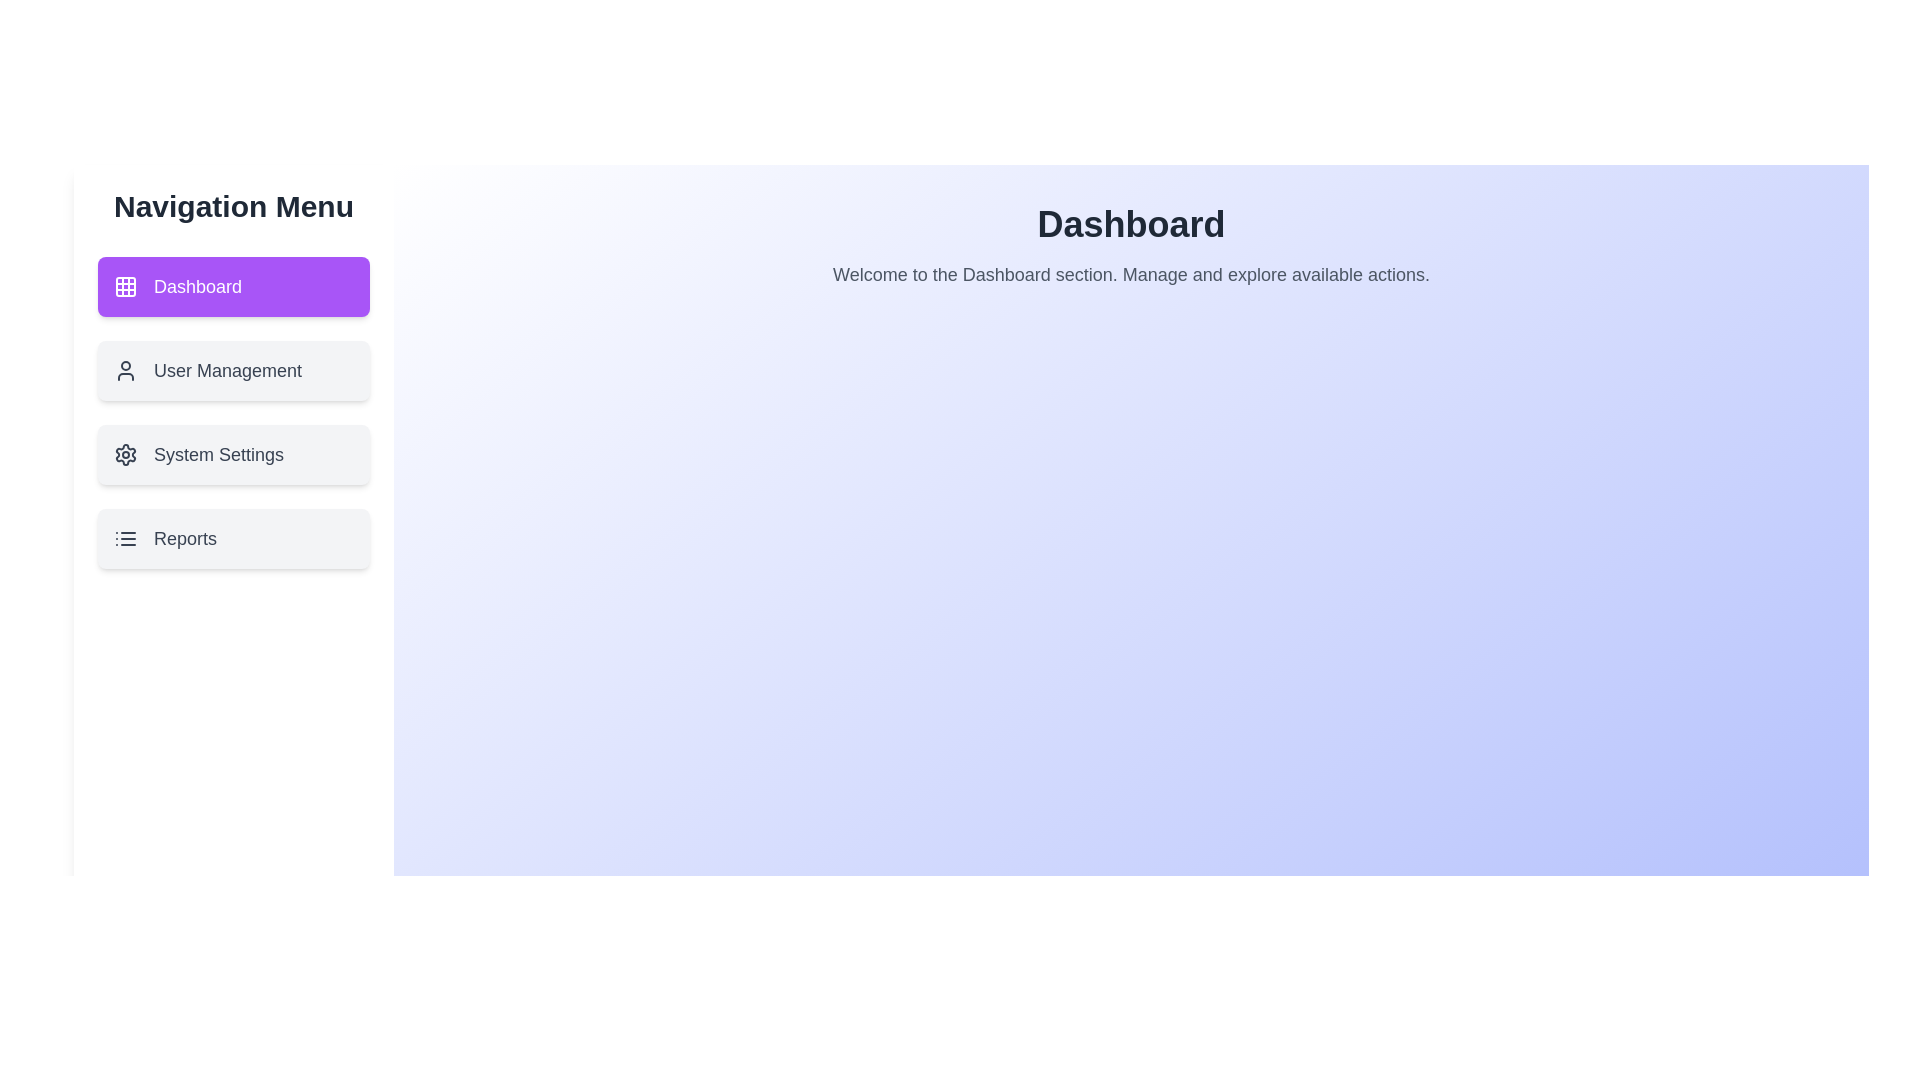 Image resolution: width=1920 pixels, height=1080 pixels. What do you see at coordinates (234, 538) in the screenshot?
I see `the menu item Reports to observe its hover effect` at bounding box center [234, 538].